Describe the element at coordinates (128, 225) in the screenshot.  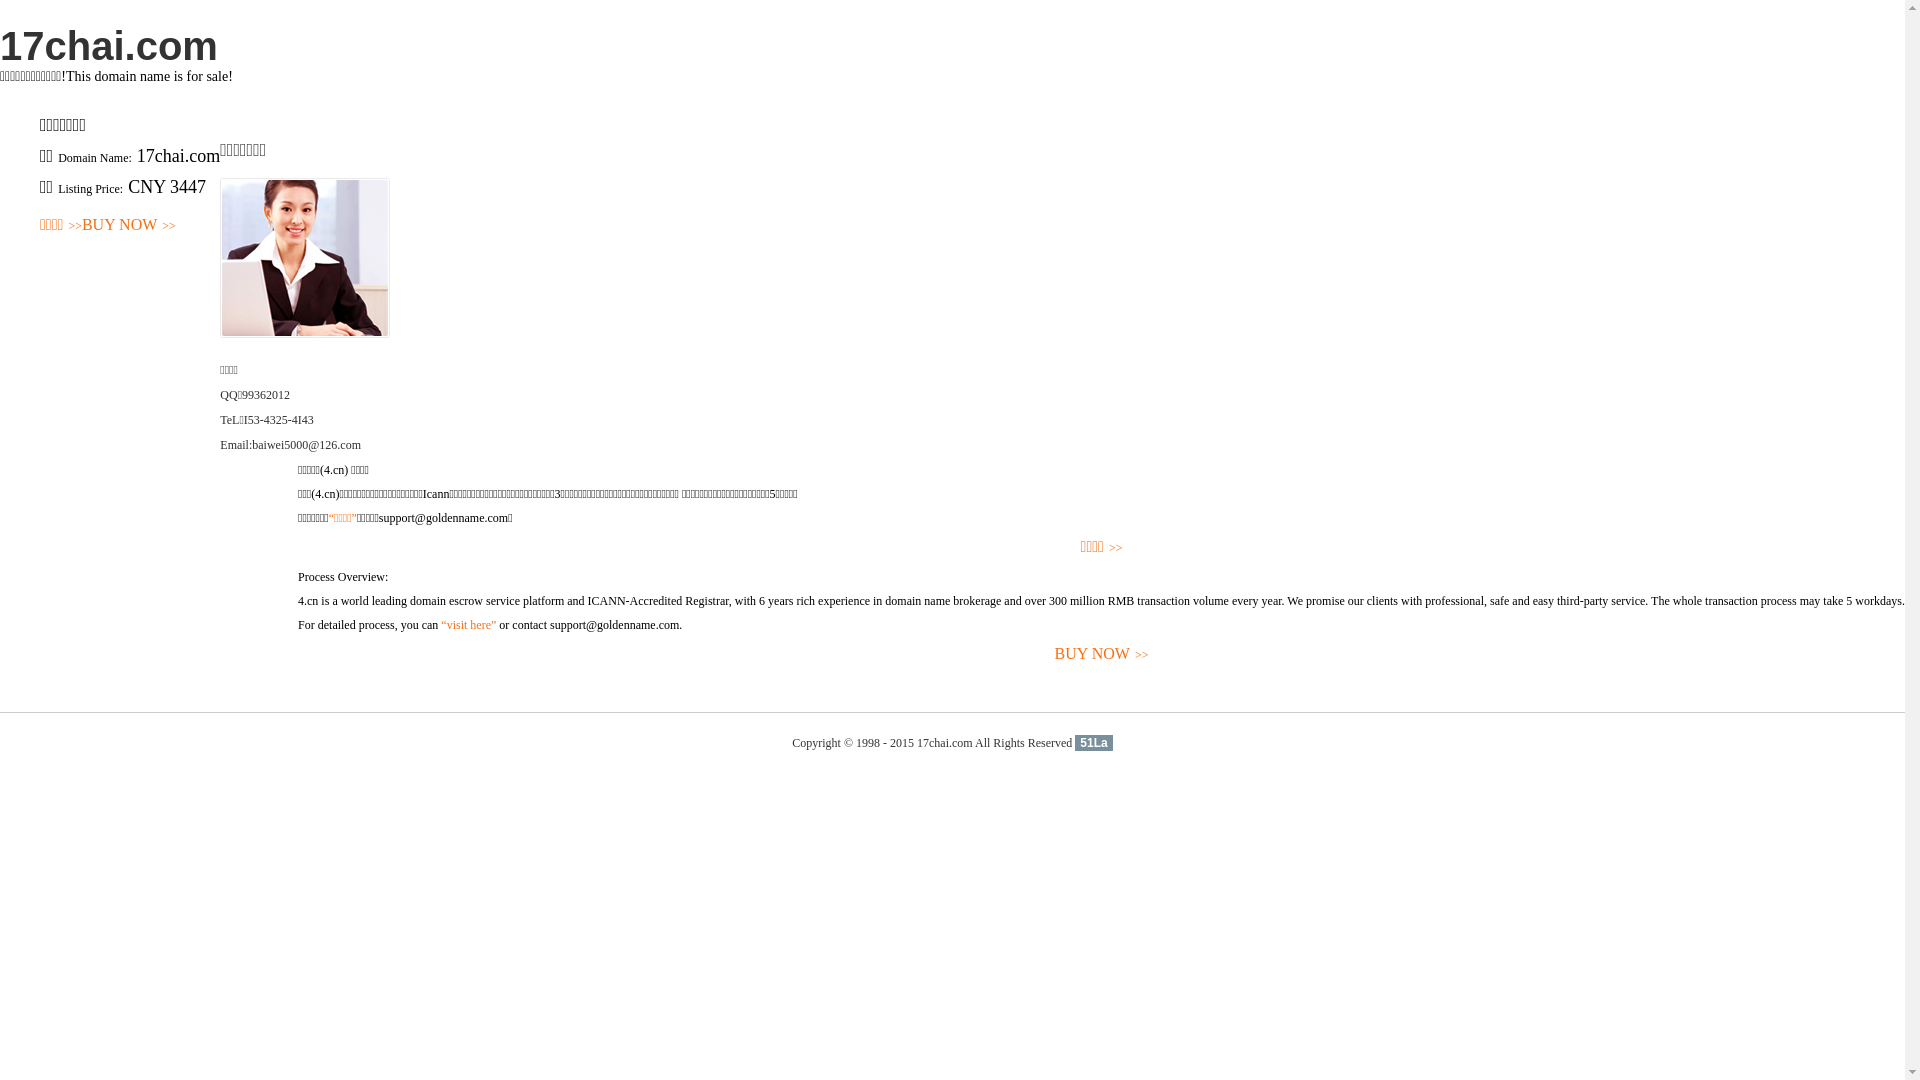
I see `'BUY NOW>>'` at that location.